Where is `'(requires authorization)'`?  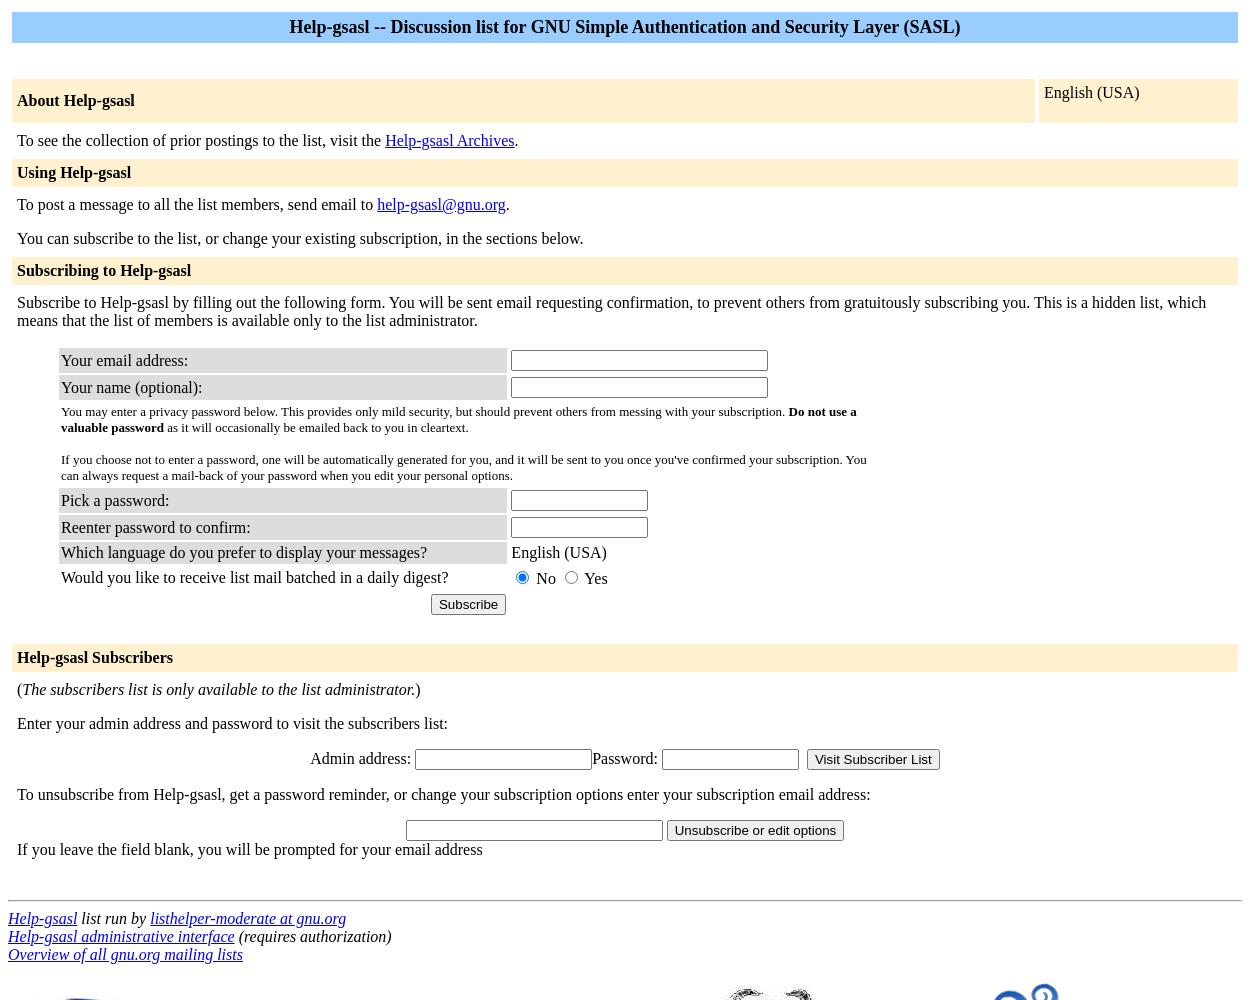
'(requires authorization)' is located at coordinates (233, 936).